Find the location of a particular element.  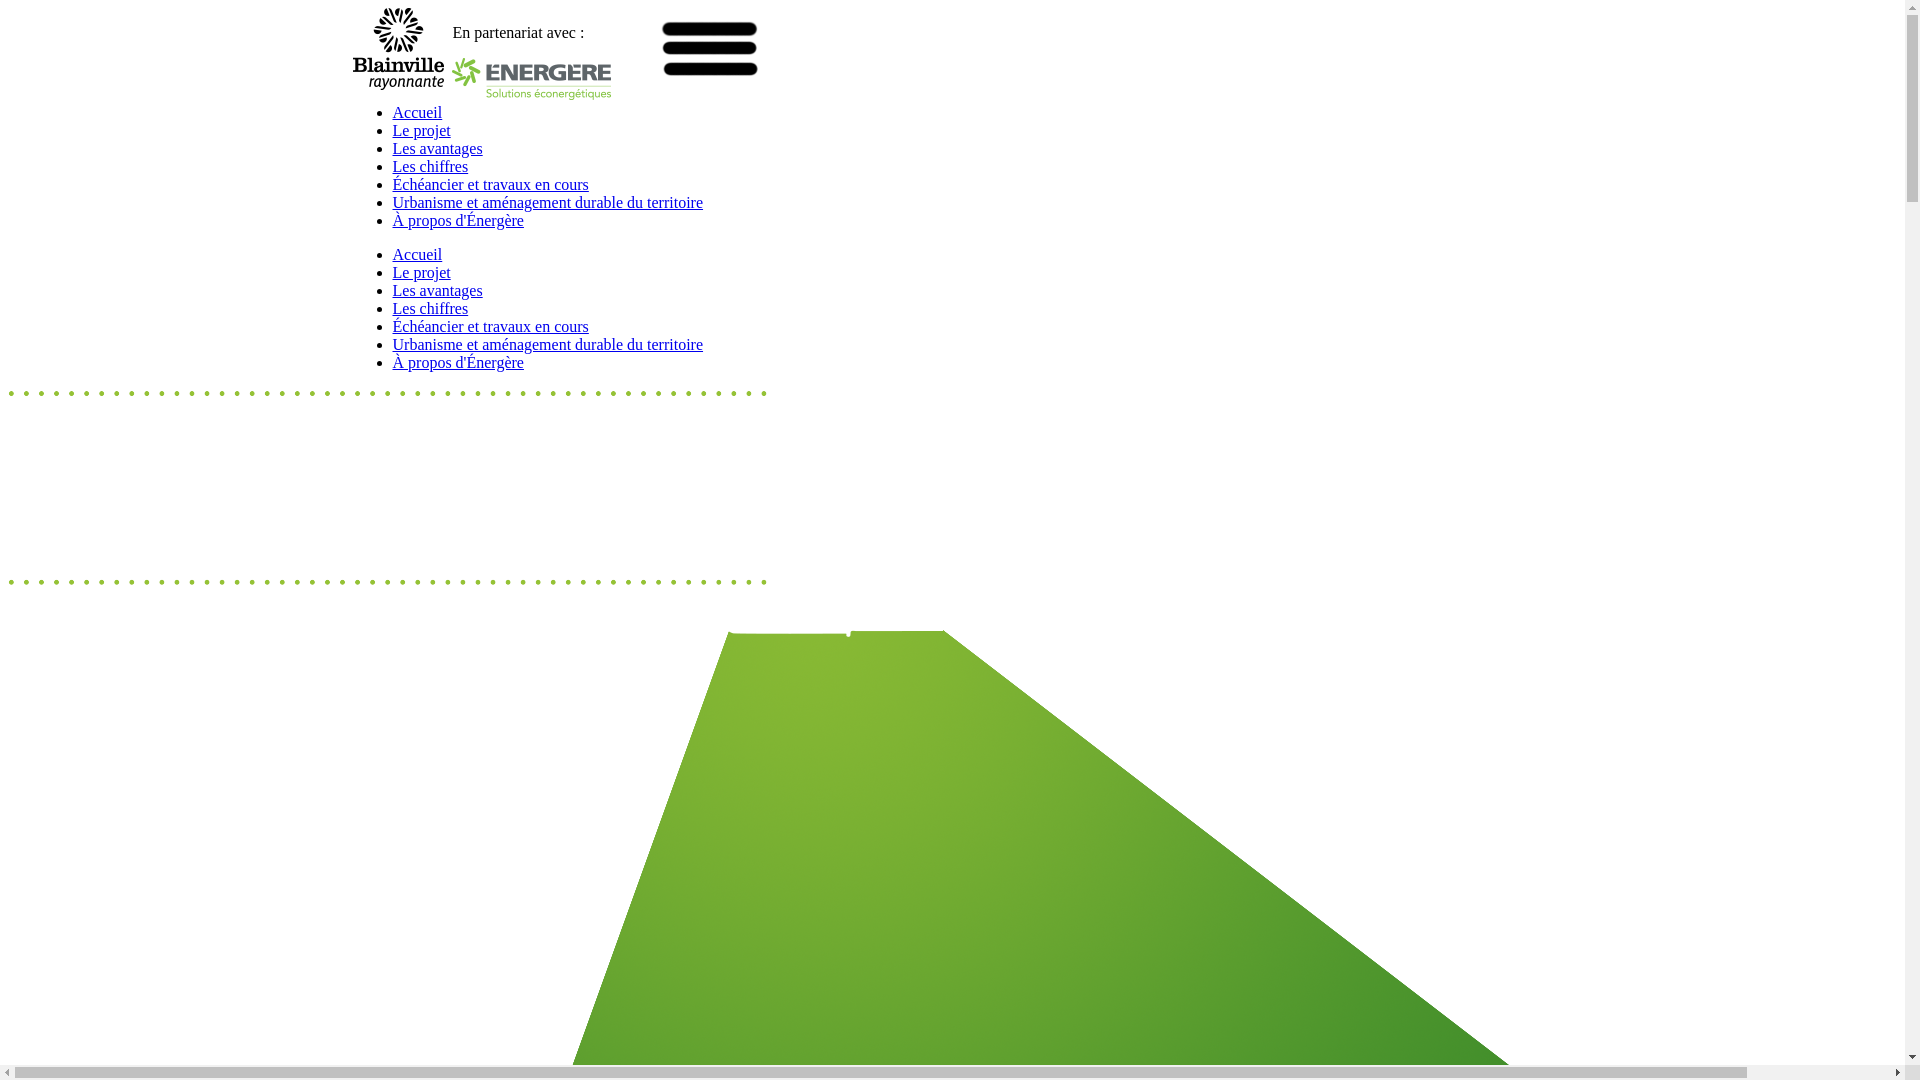

'Accueil' is located at coordinates (416, 253).